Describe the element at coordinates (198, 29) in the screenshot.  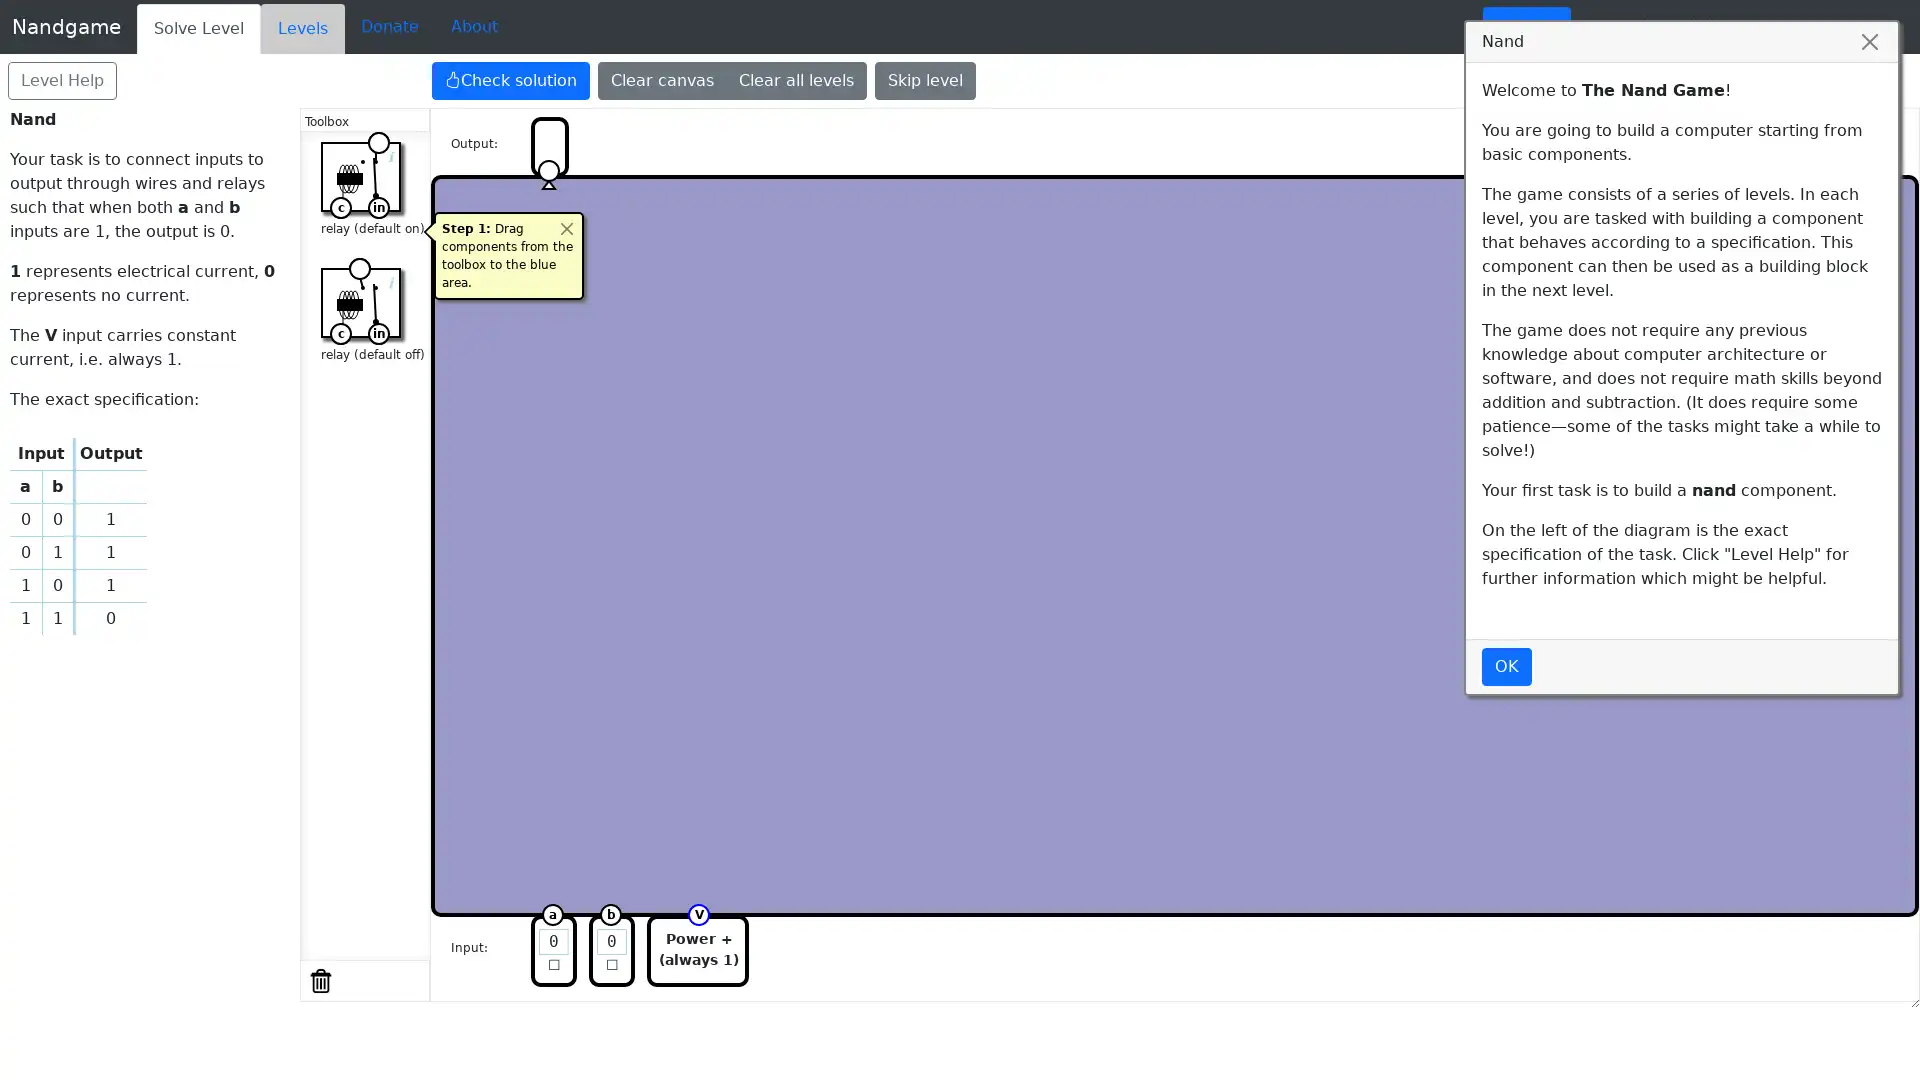
I see `Solve Level` at that location.